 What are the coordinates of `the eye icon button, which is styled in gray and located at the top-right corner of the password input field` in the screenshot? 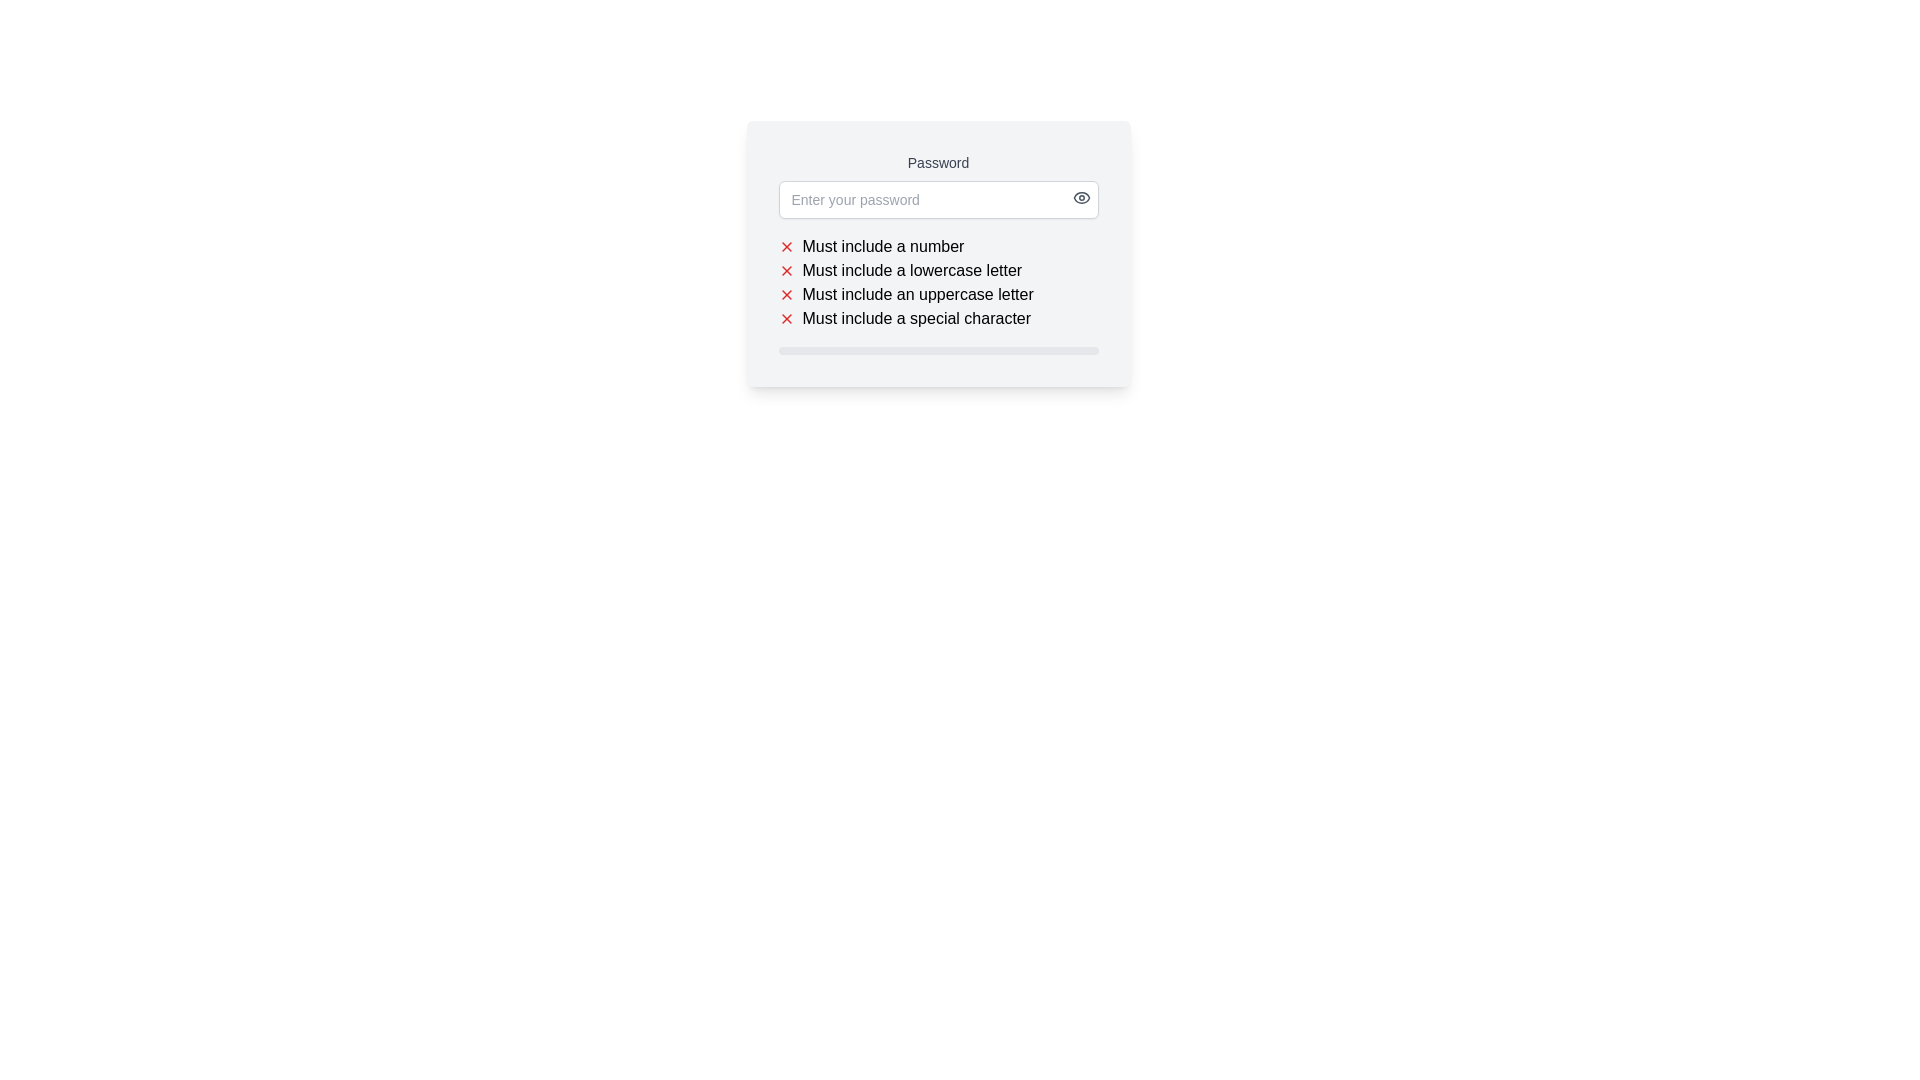 It's located at (1080, 197).